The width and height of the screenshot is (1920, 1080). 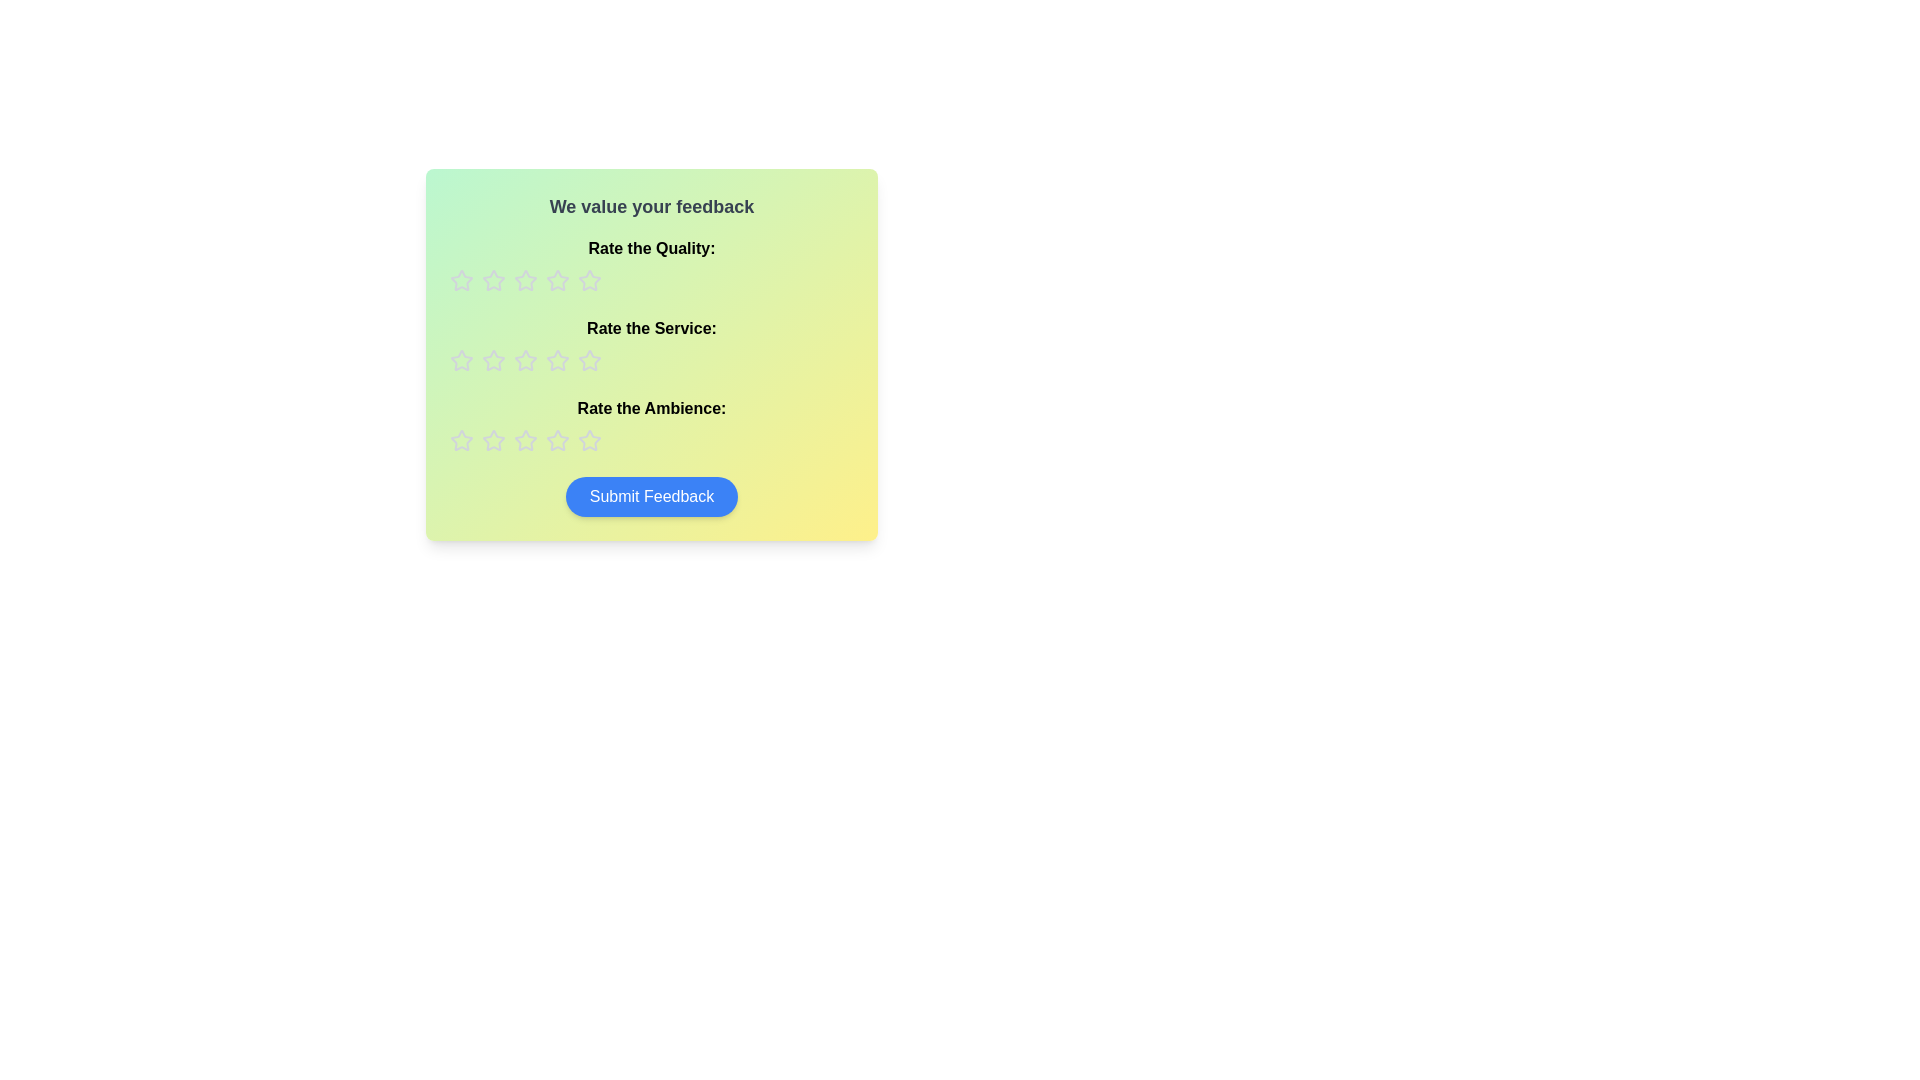 I want to click on the text label displaying 'Rate the Ambience:' which is positioned below the 'Rate the Service:' label and above the star rating icons, so click(x=652, y=423).